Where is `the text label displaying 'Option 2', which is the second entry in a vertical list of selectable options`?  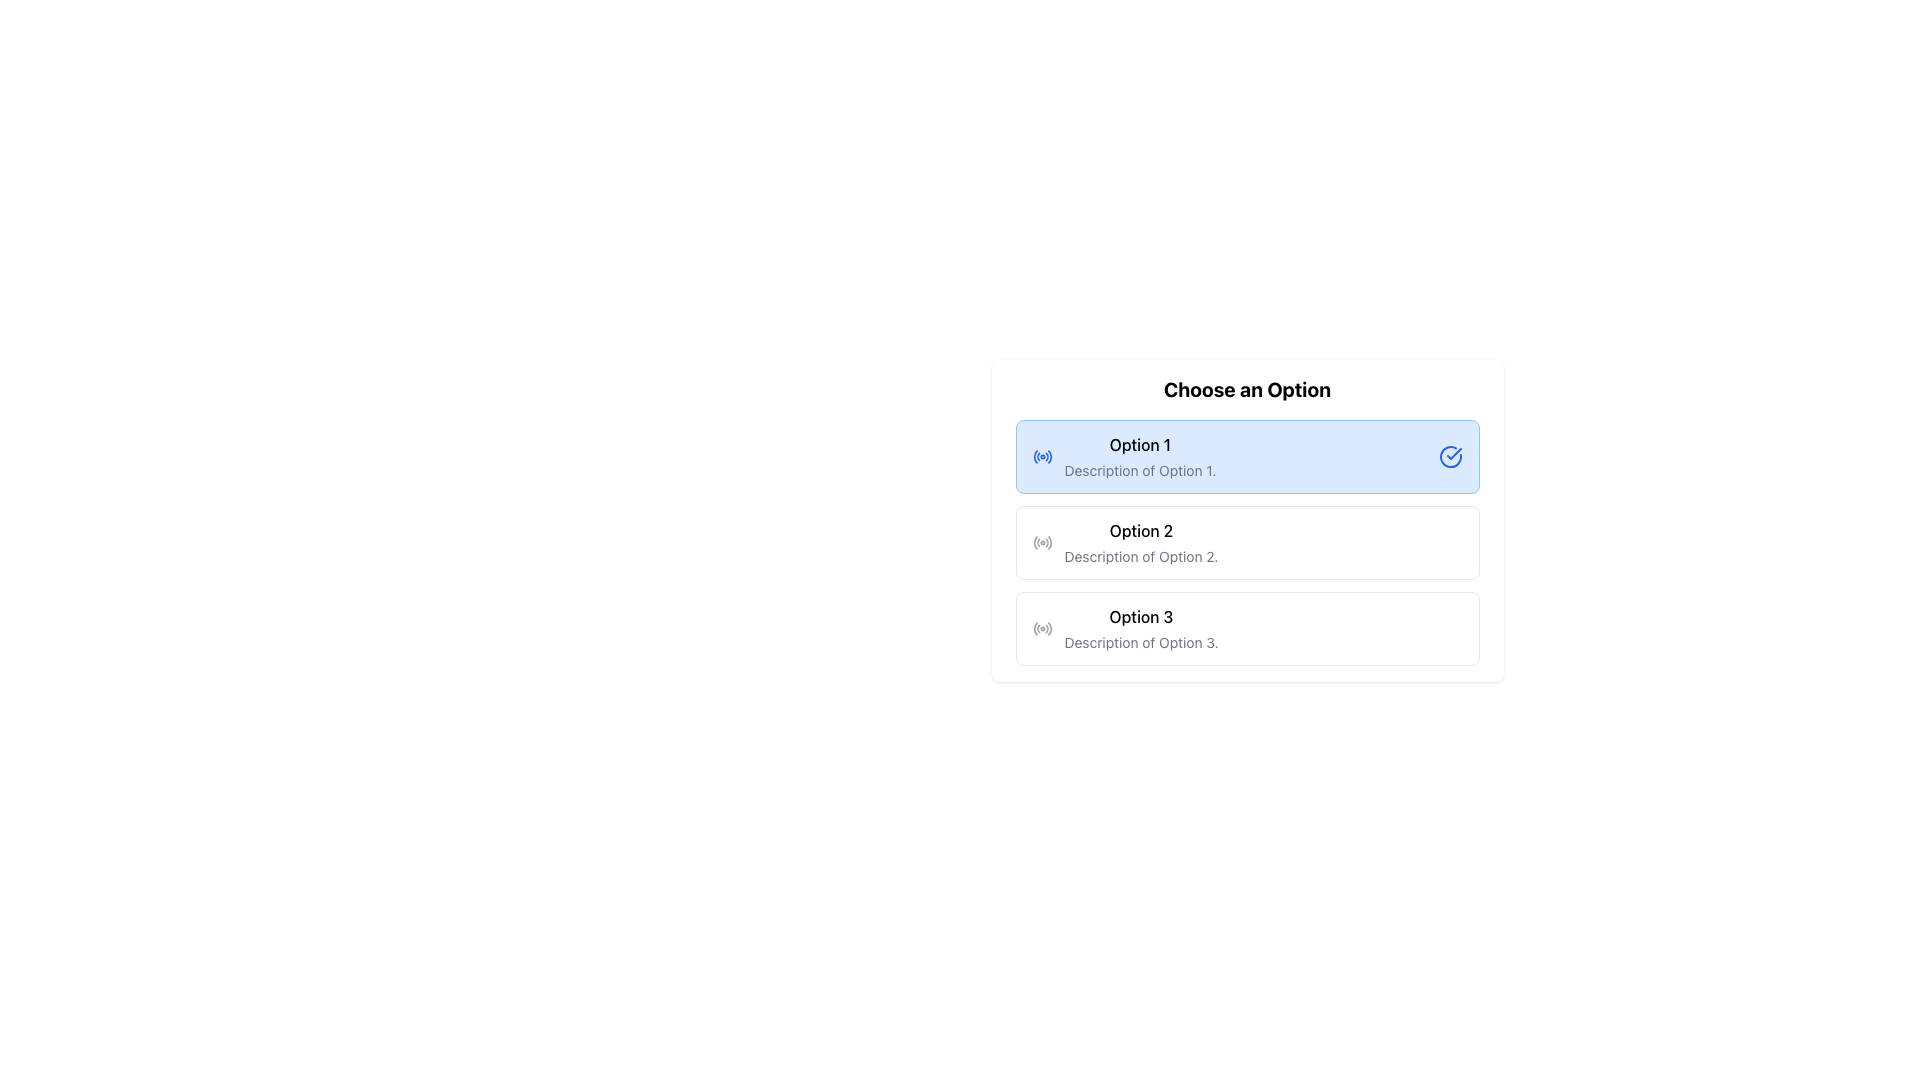 the text label displaying 'Option 2', which is the second entry in a vertical list of selectable options is located at coordinates (1141, 530).